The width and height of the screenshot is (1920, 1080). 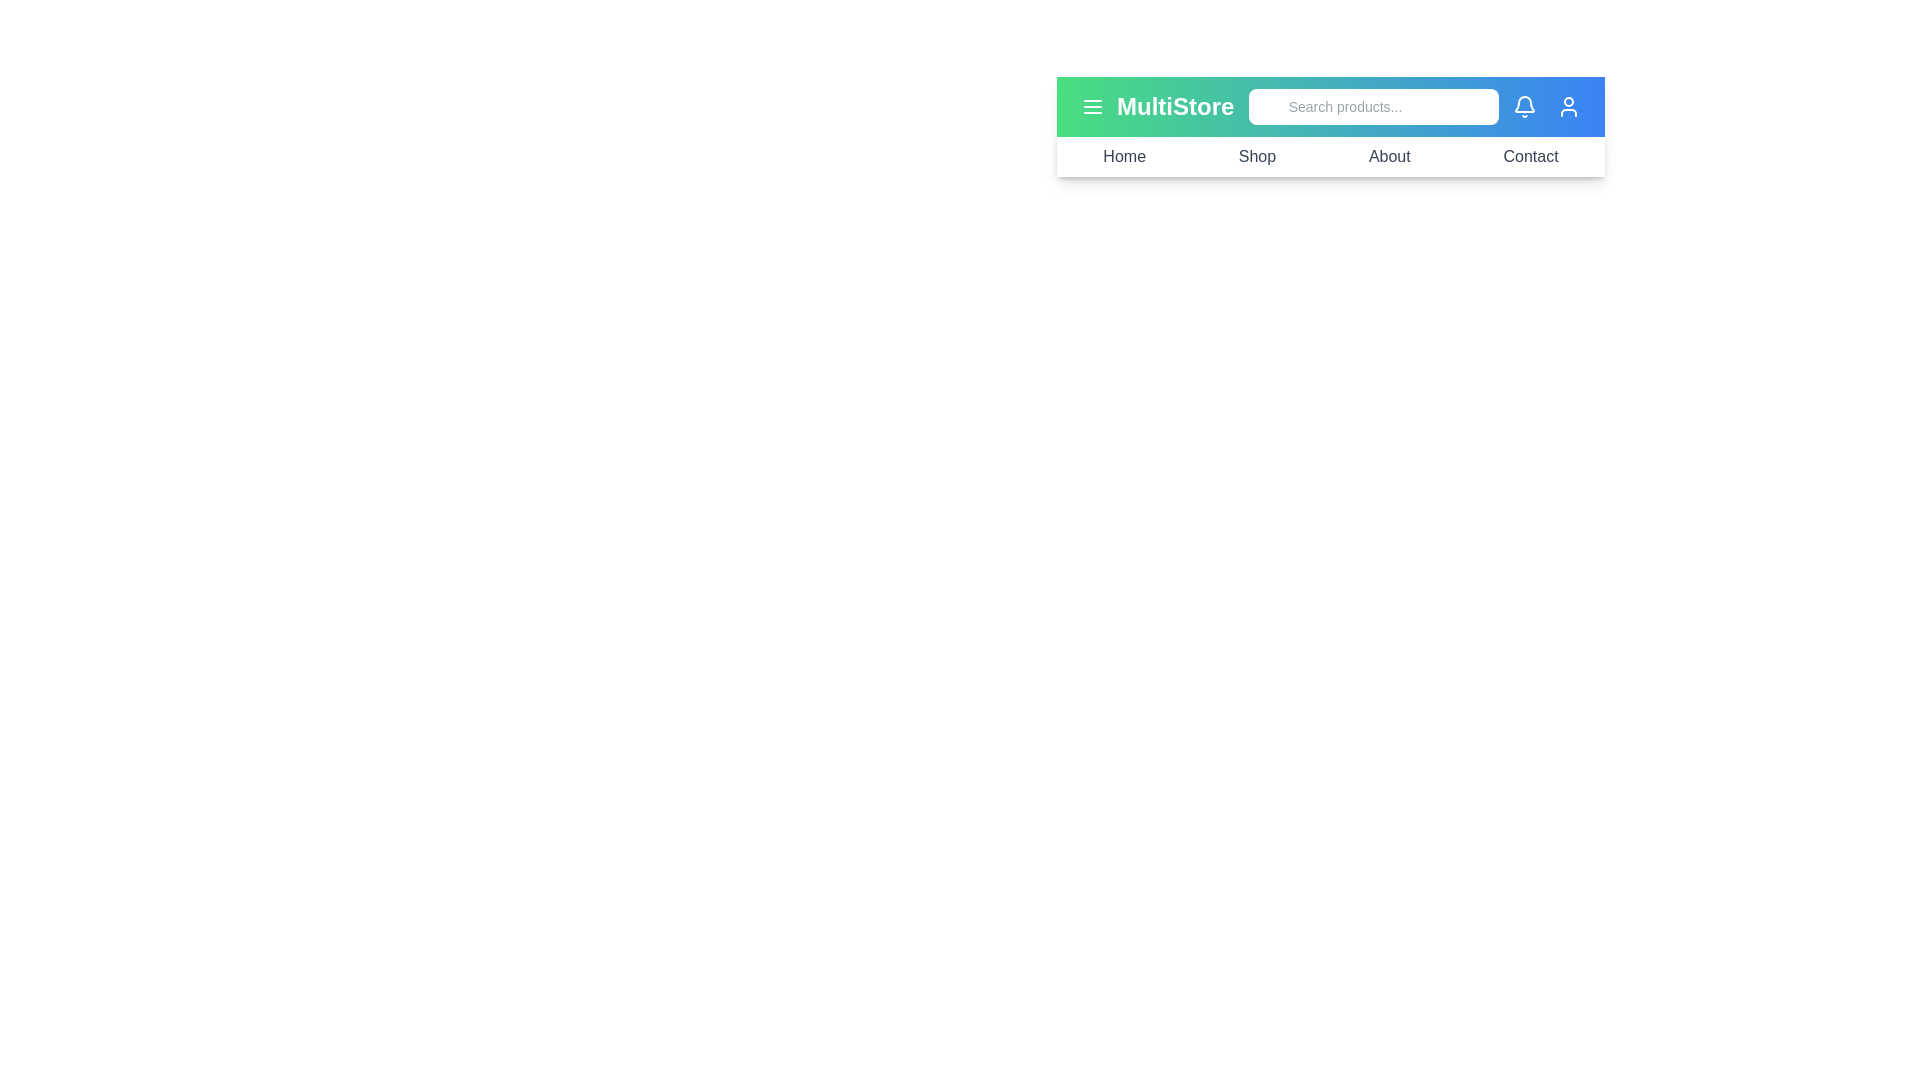 I want to click on the About navigation link, so click(x=1388, y=156).